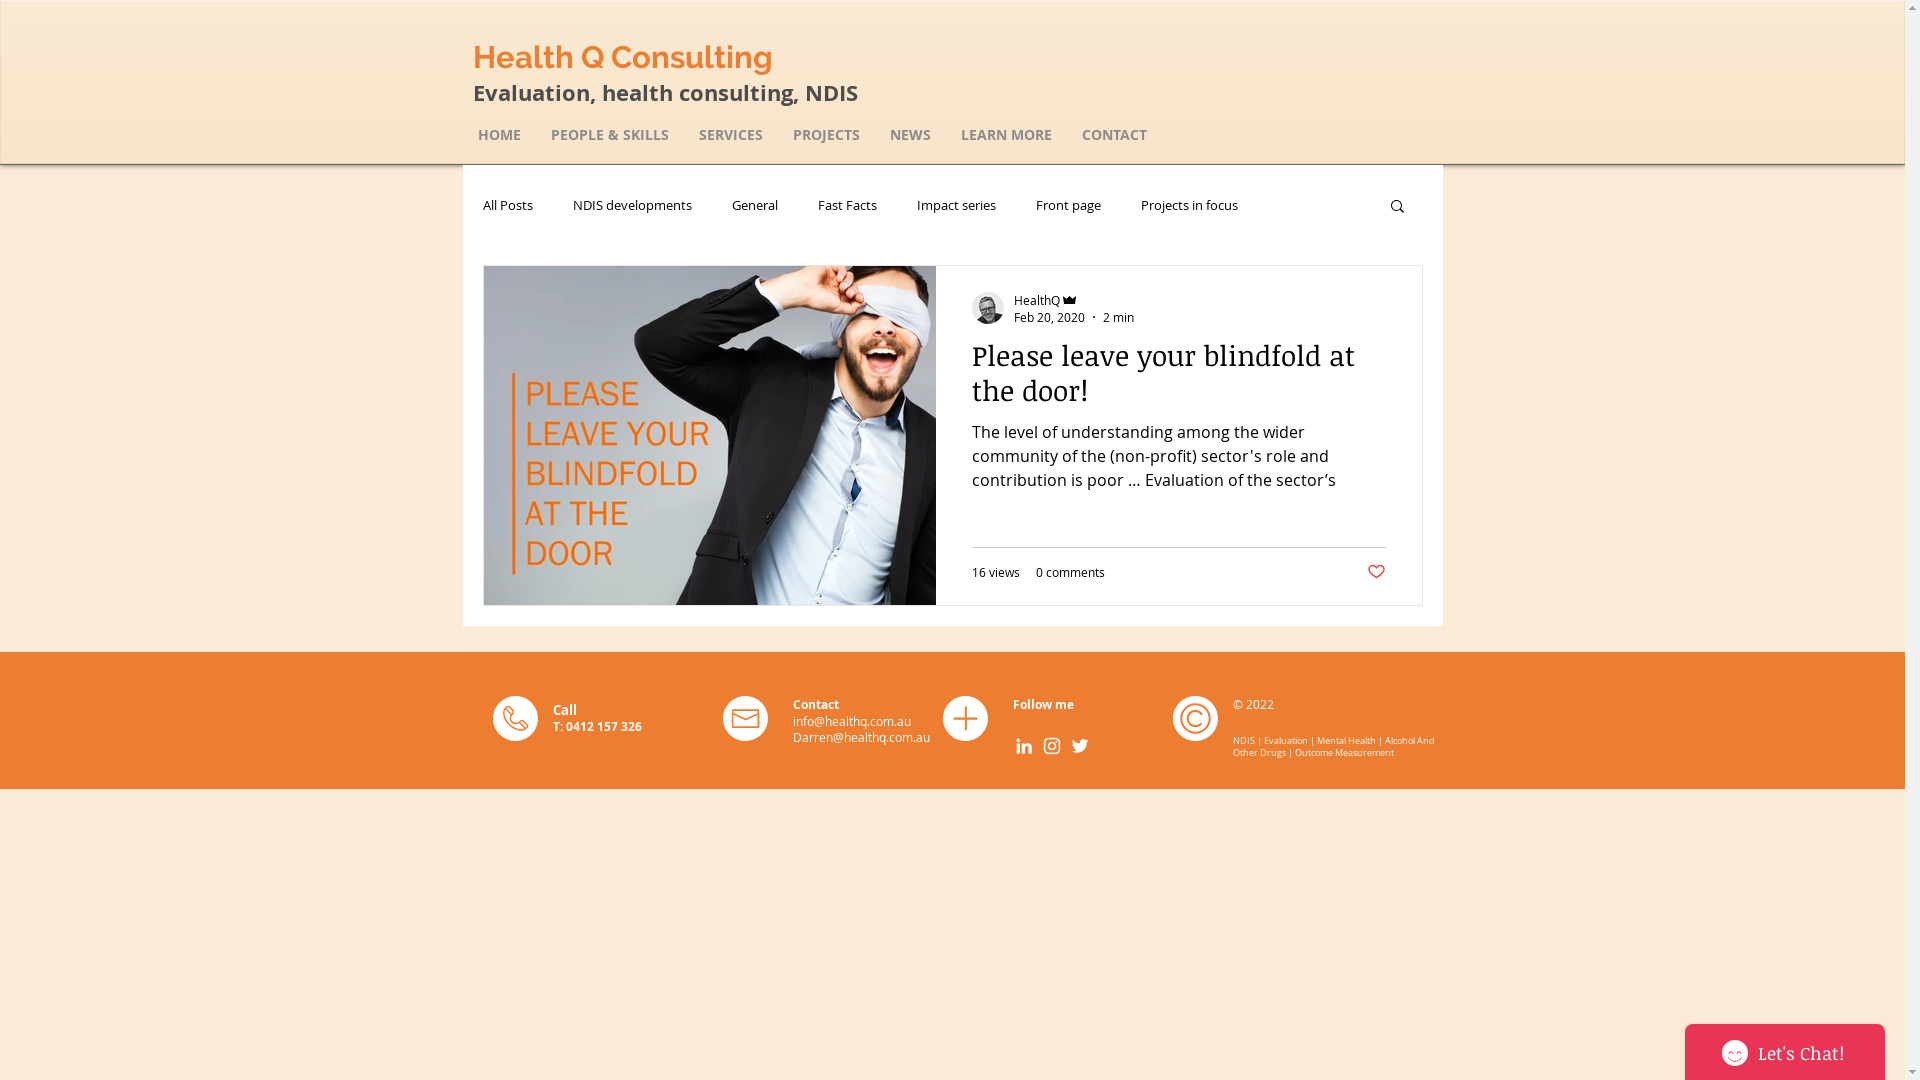 This screenshot has width=1920, height=1080. I want to click on 'Front page', so click(1067, 204).